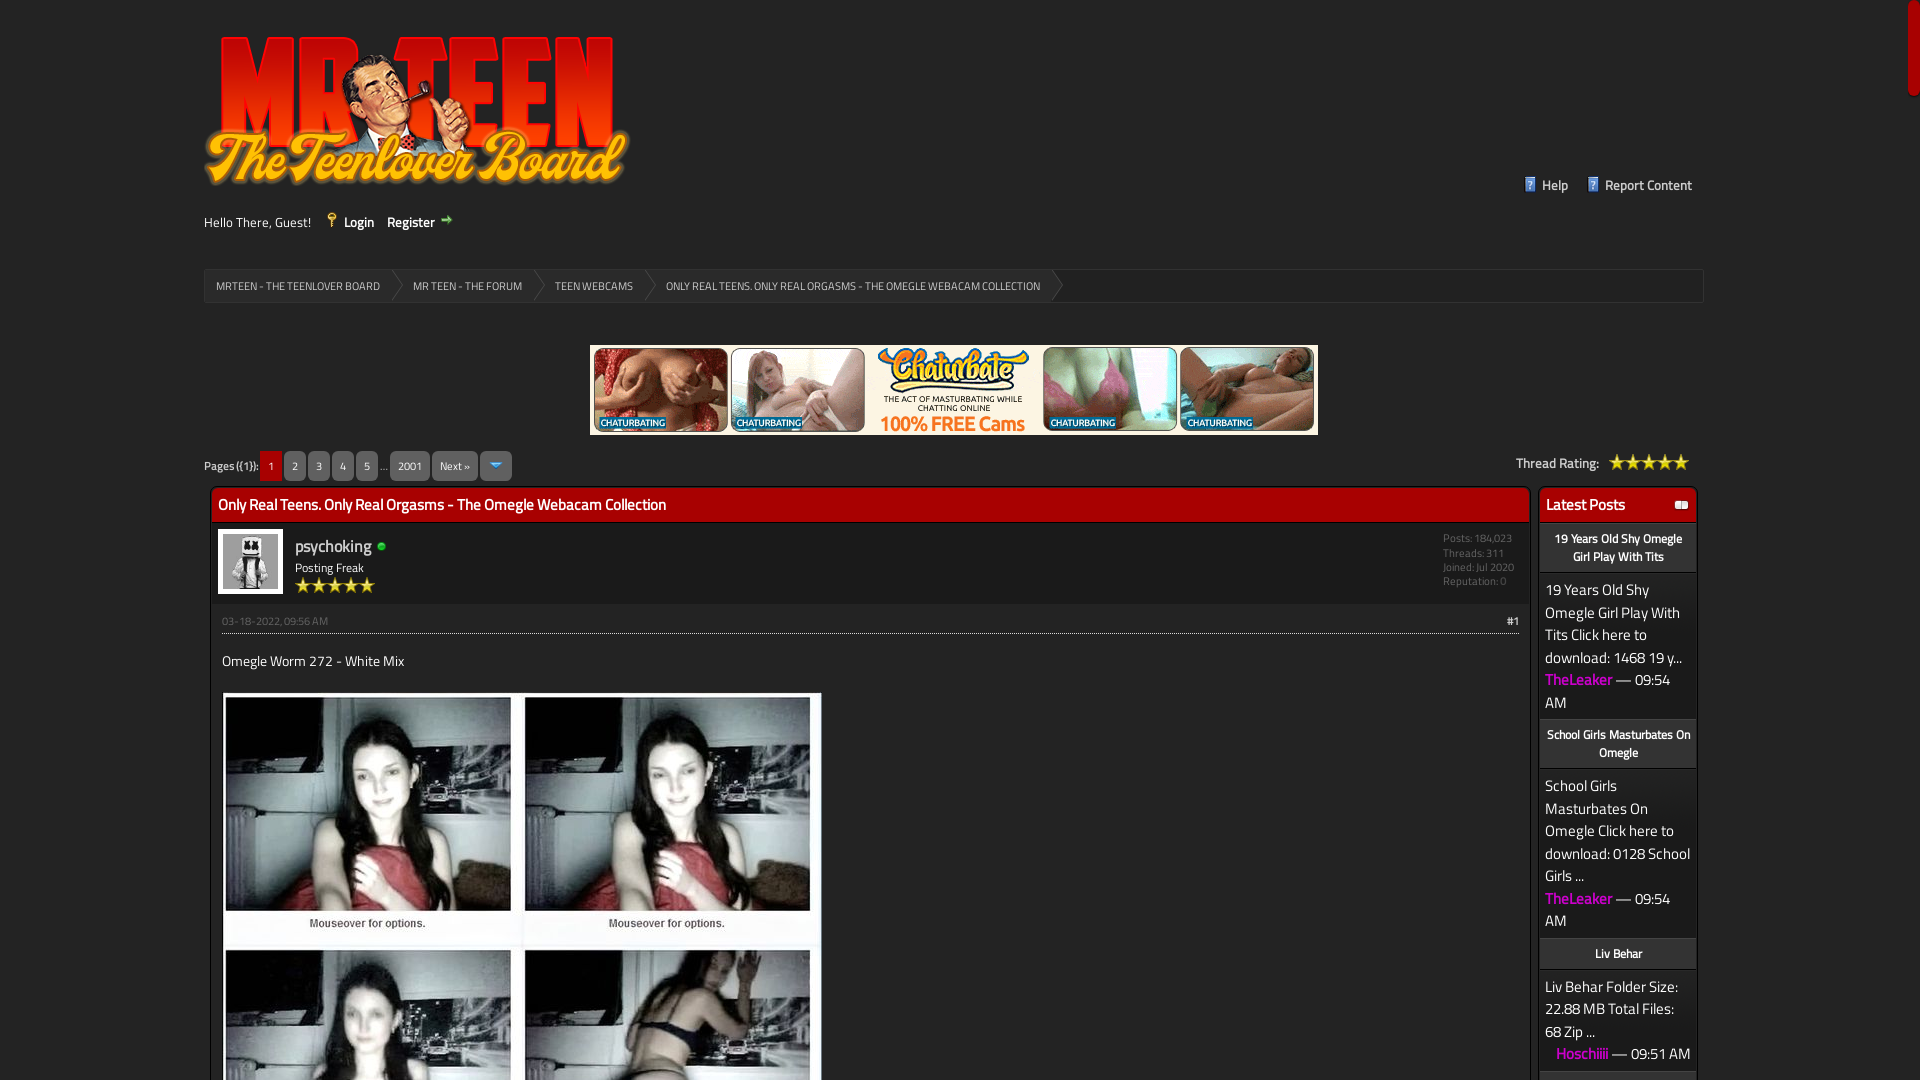 The width and height of the screenshot is (1920, 1080). I want to click on '2001', so click(408, 466).